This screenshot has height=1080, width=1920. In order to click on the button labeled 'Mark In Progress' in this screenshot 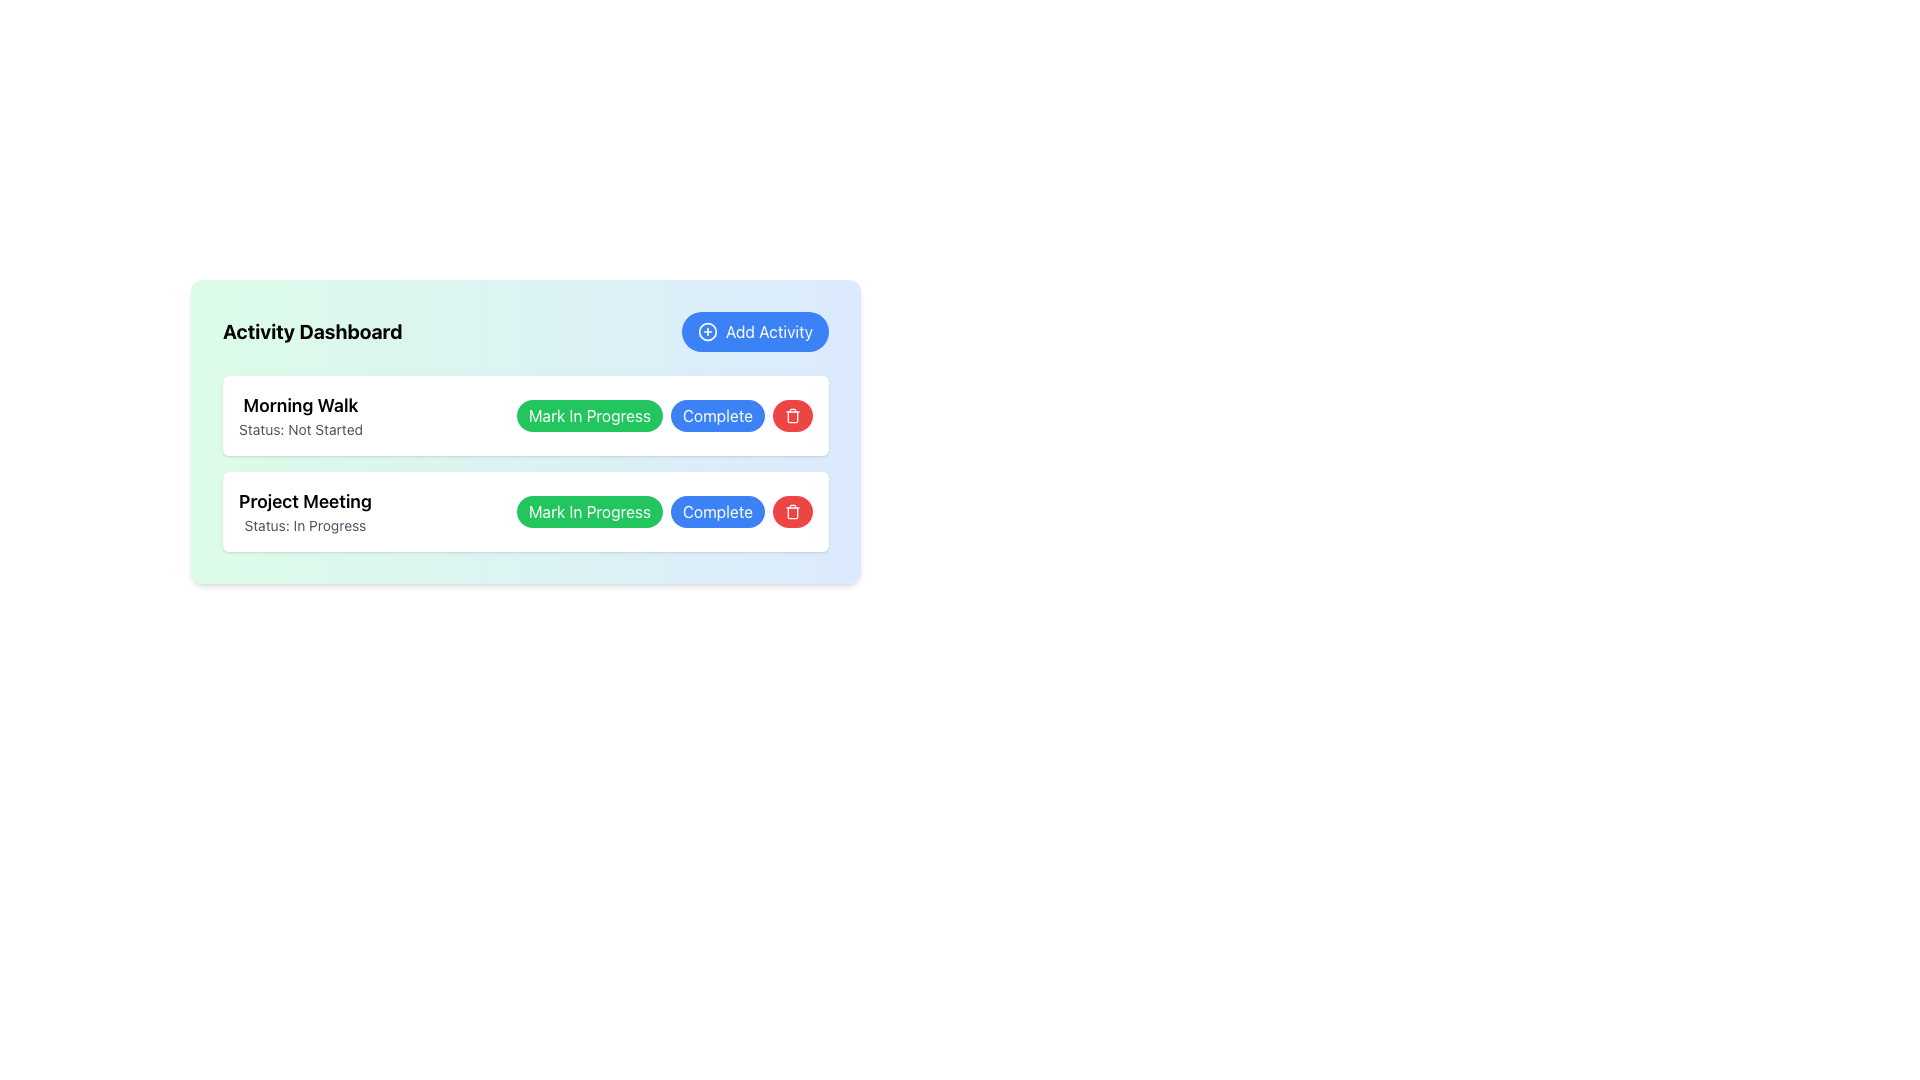, I will do `click(588, 511)`.